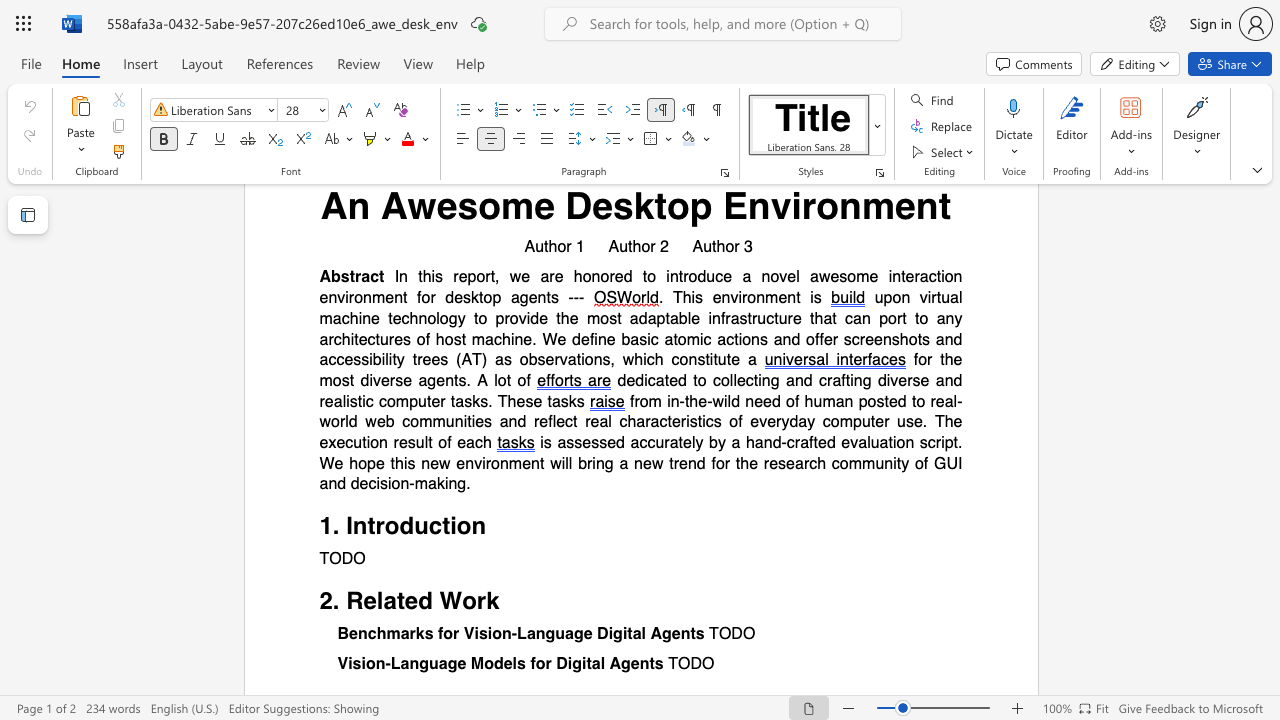 The height and width of the screenshot is (720, 1280). I want to click on the subset text "itut" within the text "constitute", so click(709, 360).